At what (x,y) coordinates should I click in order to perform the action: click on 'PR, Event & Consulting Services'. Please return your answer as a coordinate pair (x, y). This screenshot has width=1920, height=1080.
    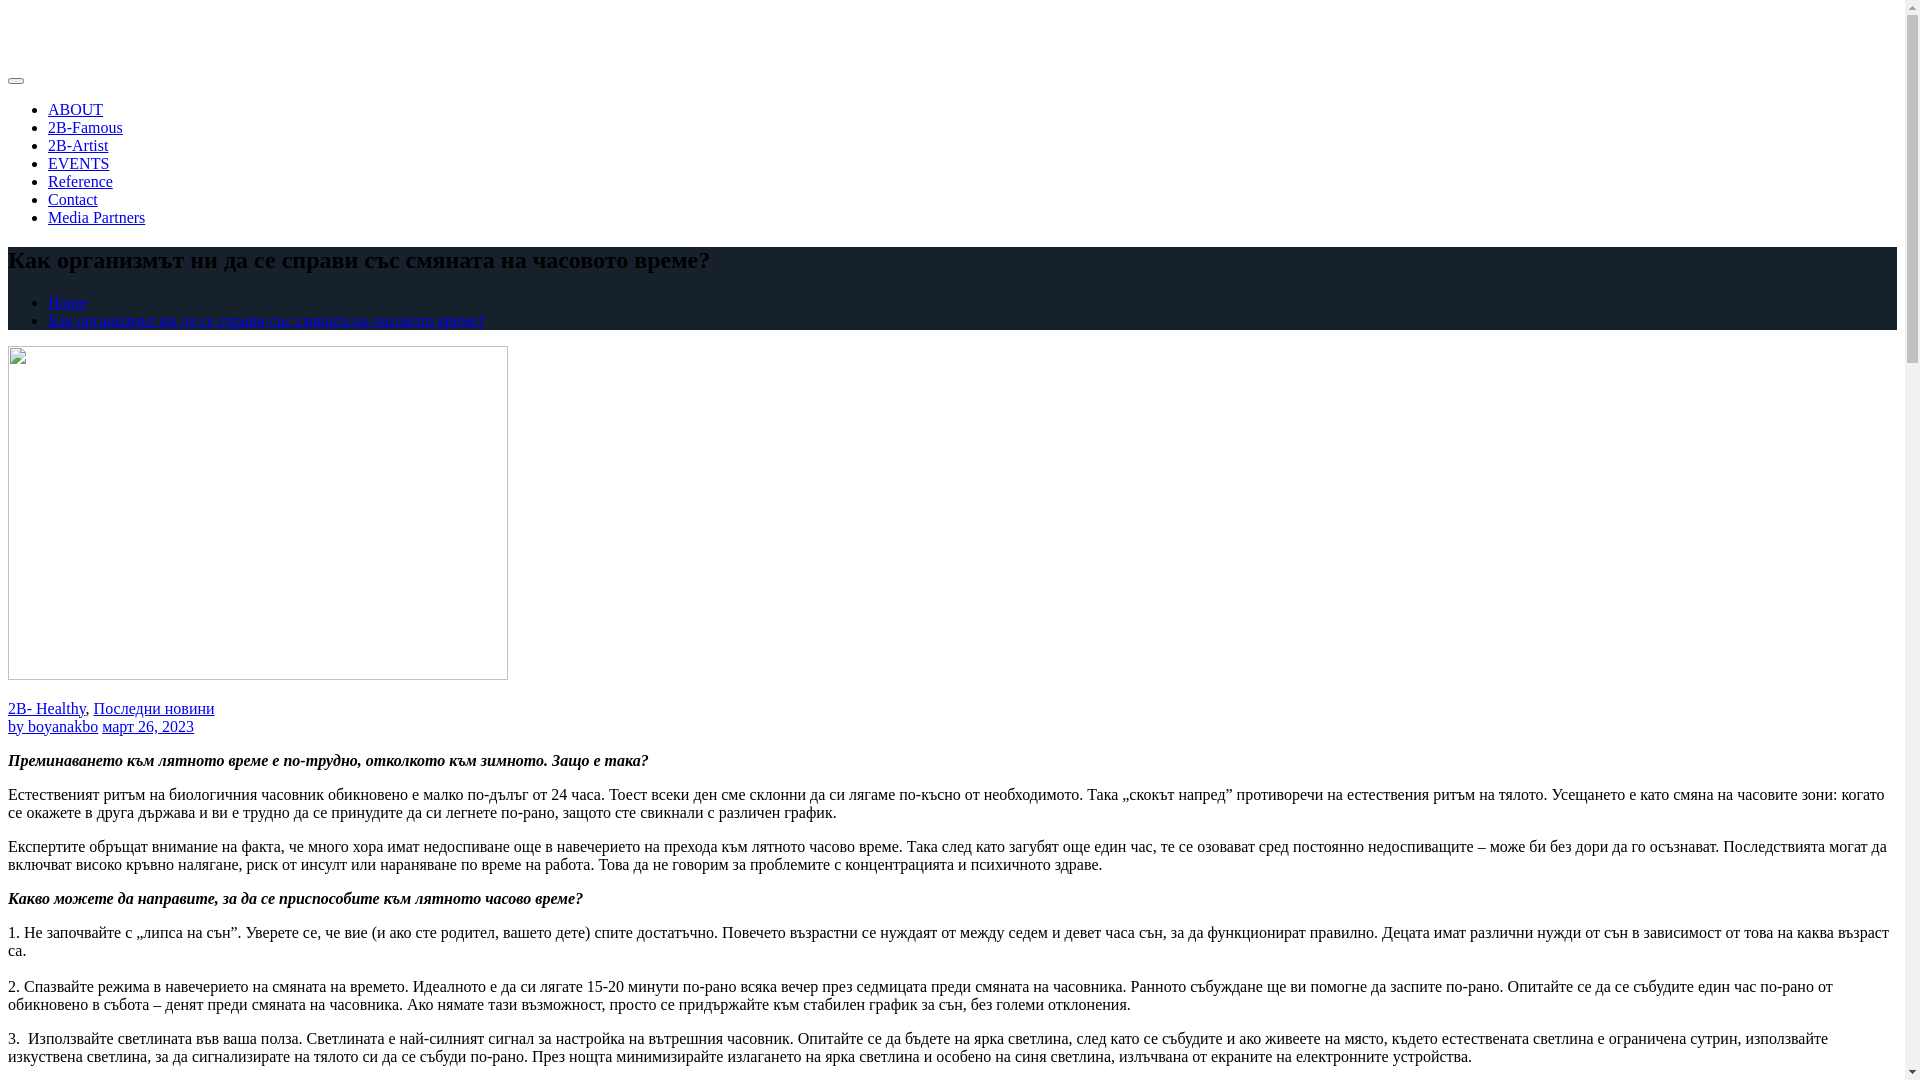
    Looking at the image, I should click on (177, 33).